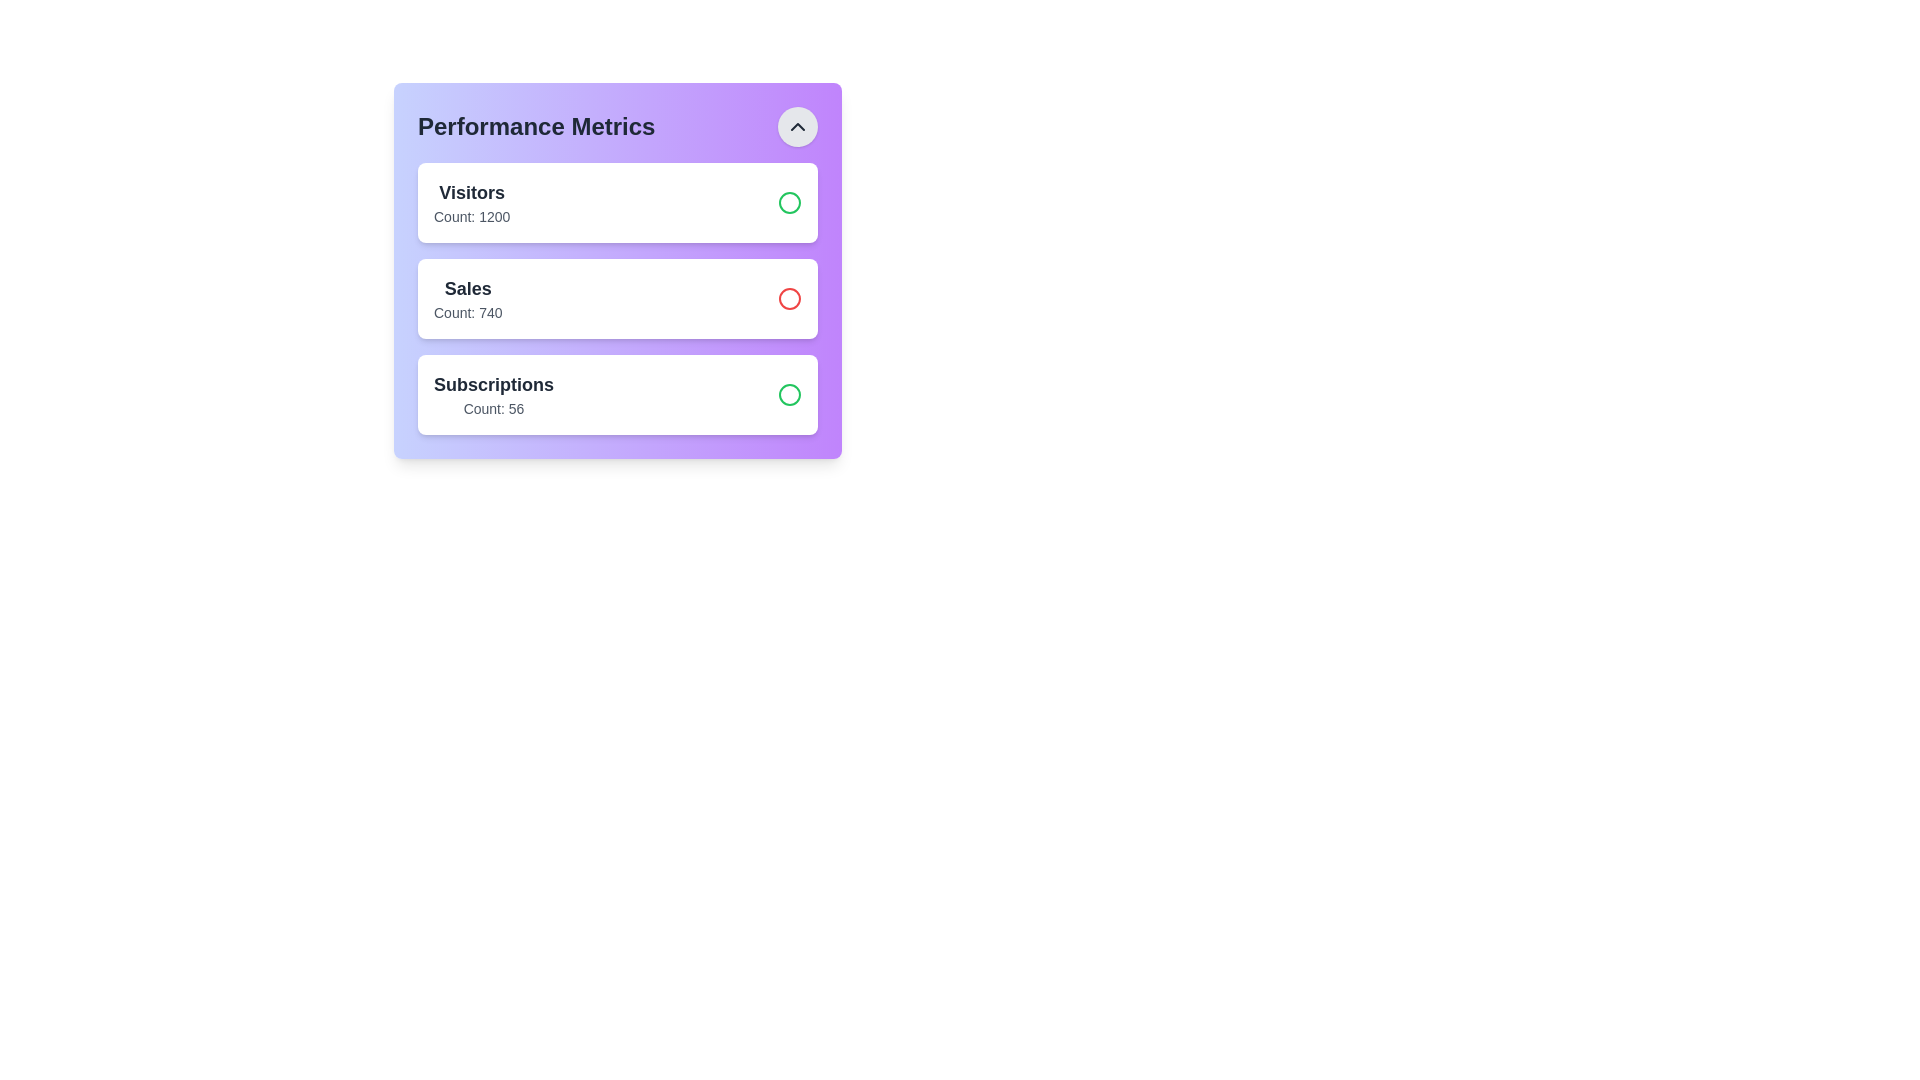 This screenshot has width=1920, height=1080. What do you see at coordinates (617, 203) in the screenshot?
I see `the stat item for Visitors` at bounding box center [617, 203].